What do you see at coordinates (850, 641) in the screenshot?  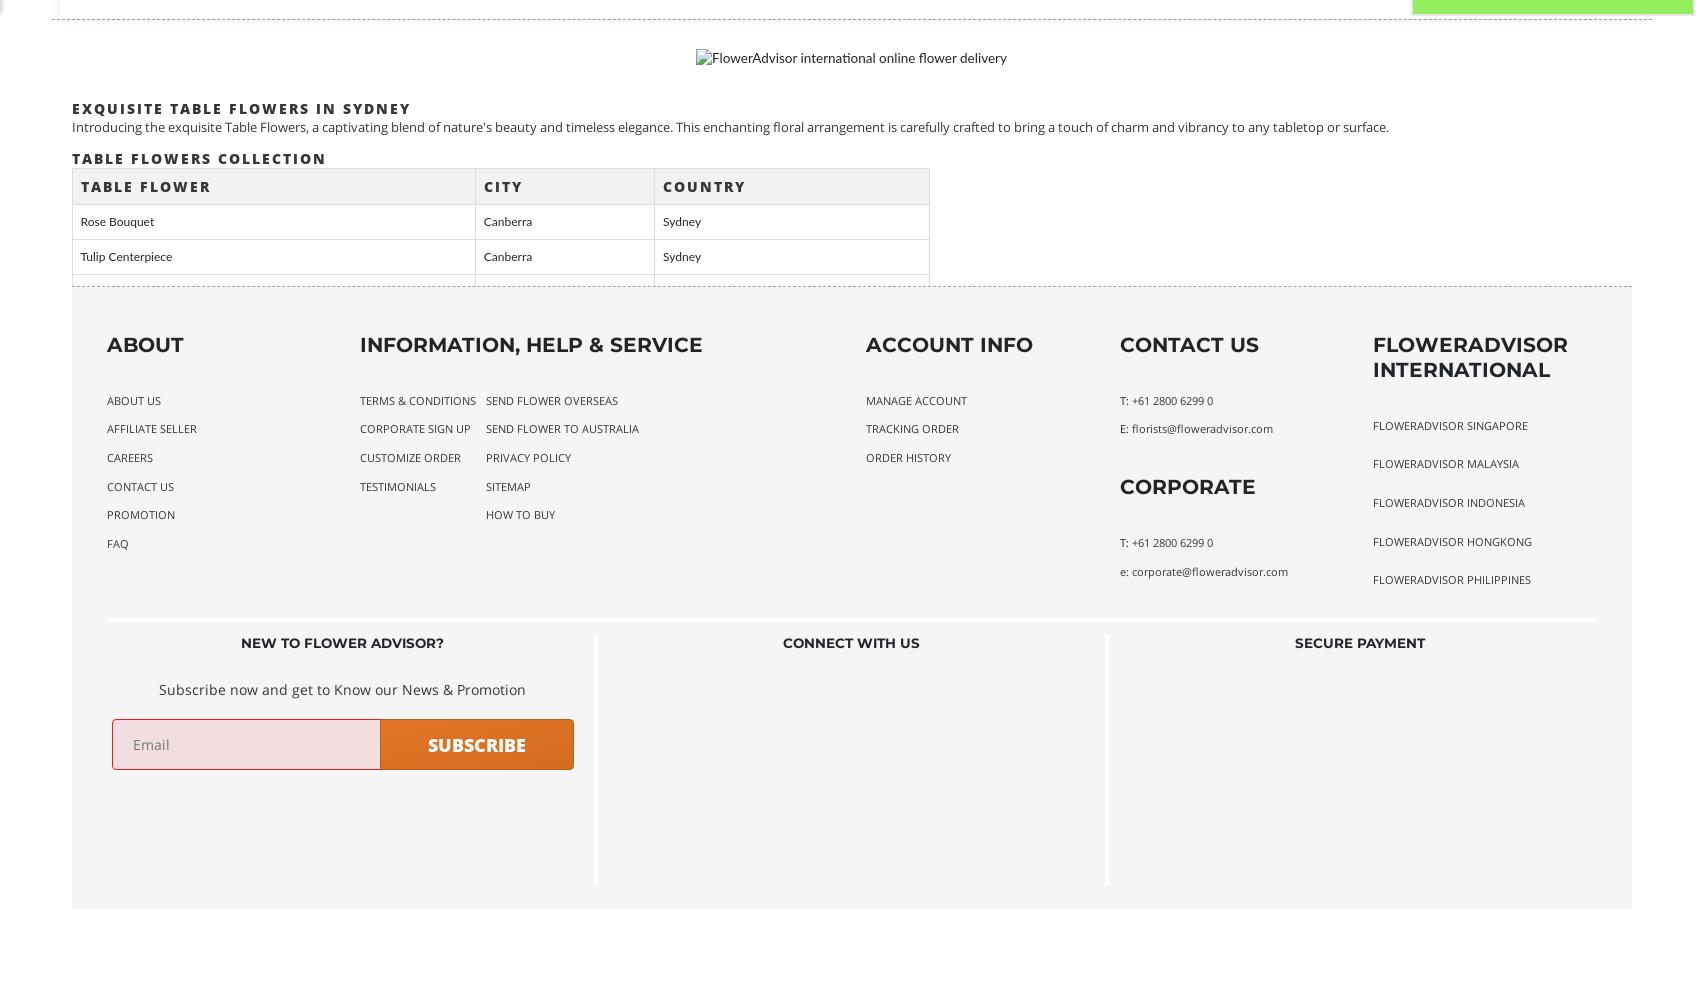 I see `'Connect With Us'` at bounding box center [850, 641].